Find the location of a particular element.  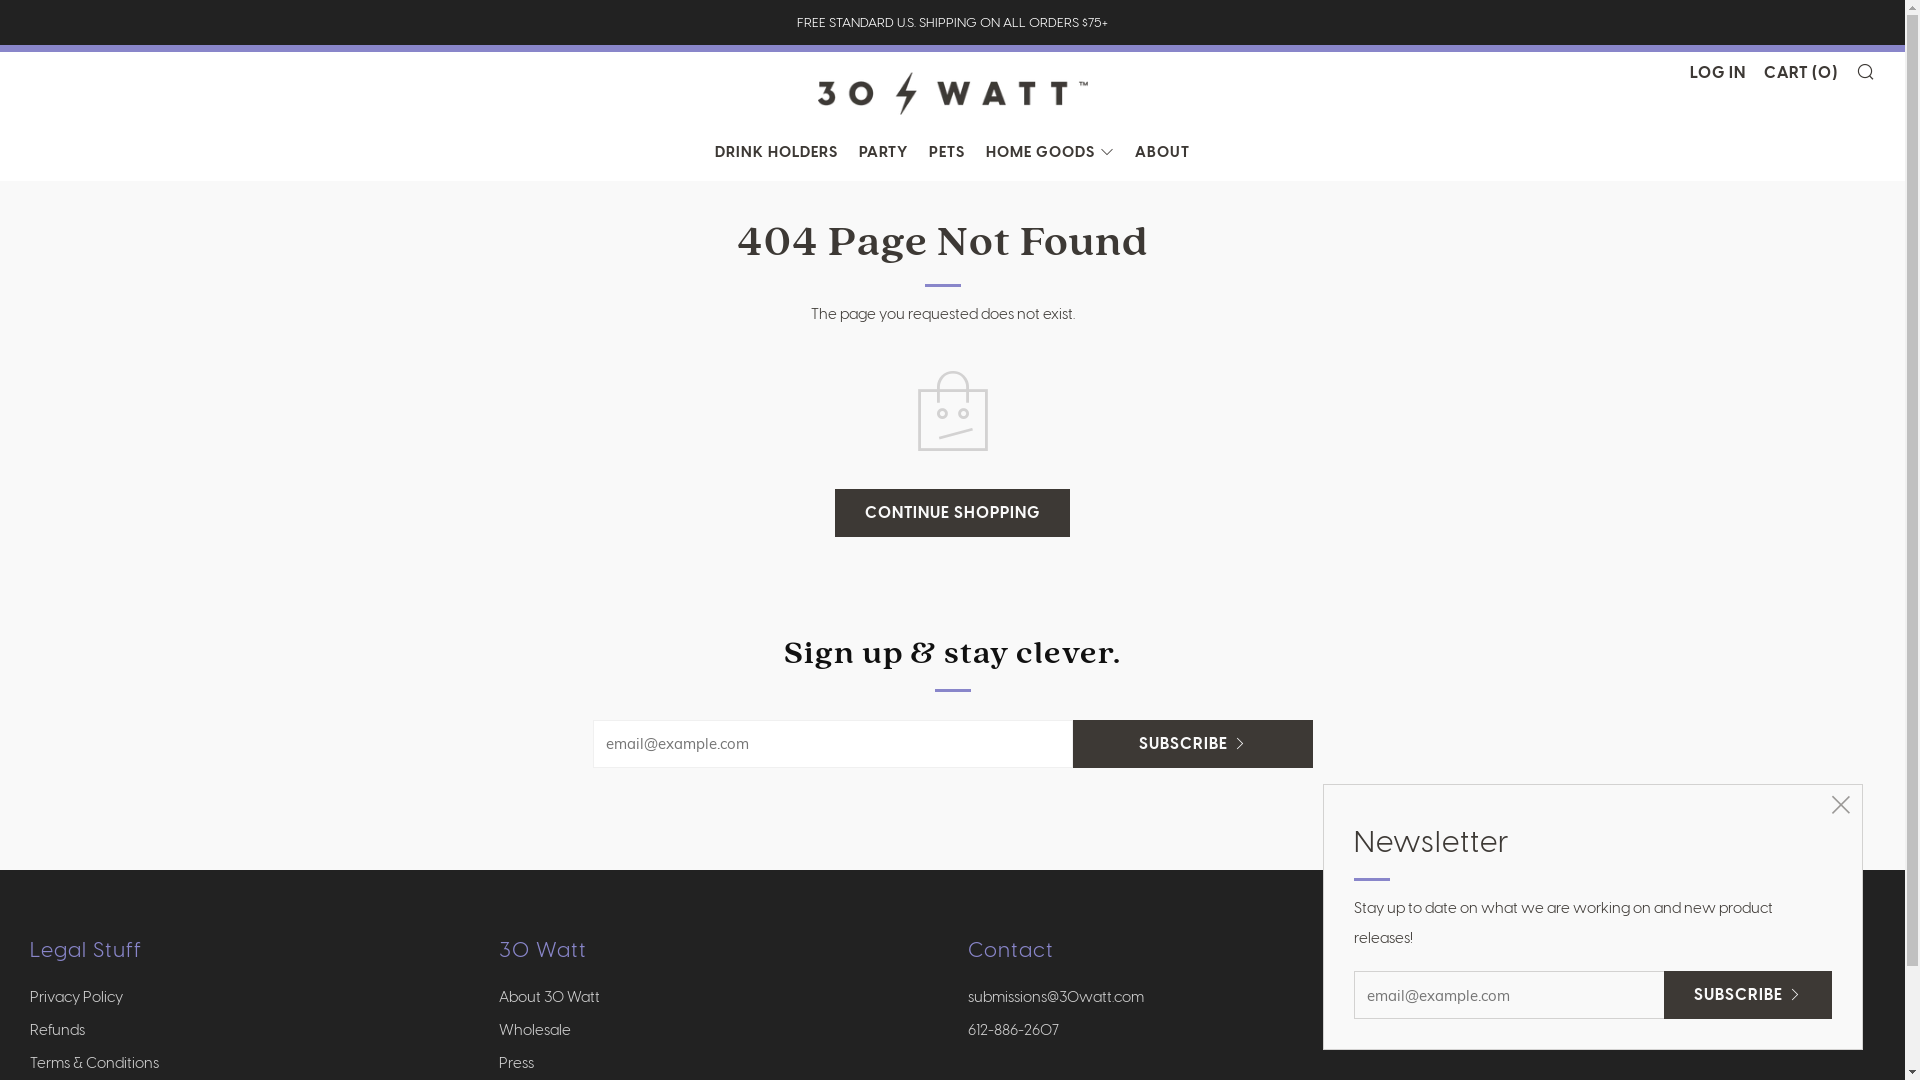

'LOG IN' is located at coordinates (1717, 72).